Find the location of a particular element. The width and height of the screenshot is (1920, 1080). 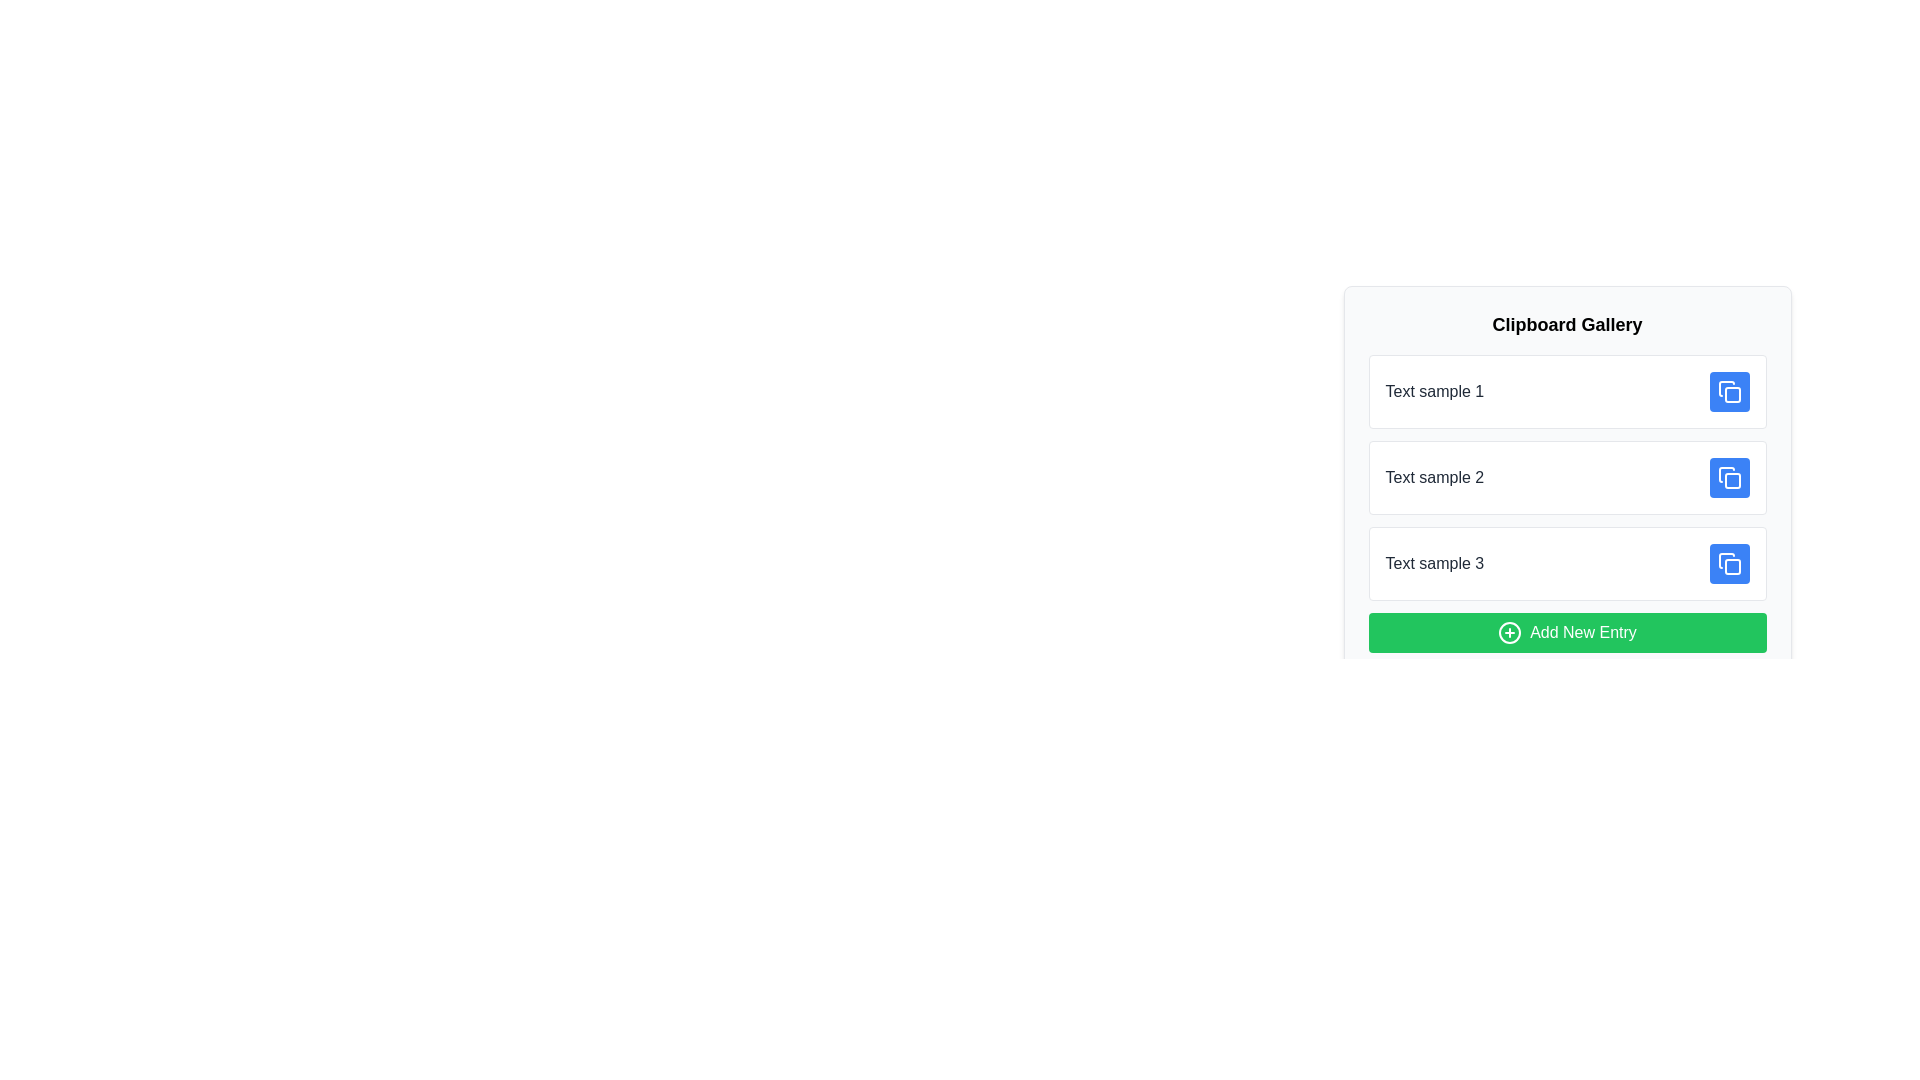

the SVG graphical element representing the 'Add New Entry' button, located at the center of the icon below the Clipboard Gallery entries is located at coordinates (1510, 632).